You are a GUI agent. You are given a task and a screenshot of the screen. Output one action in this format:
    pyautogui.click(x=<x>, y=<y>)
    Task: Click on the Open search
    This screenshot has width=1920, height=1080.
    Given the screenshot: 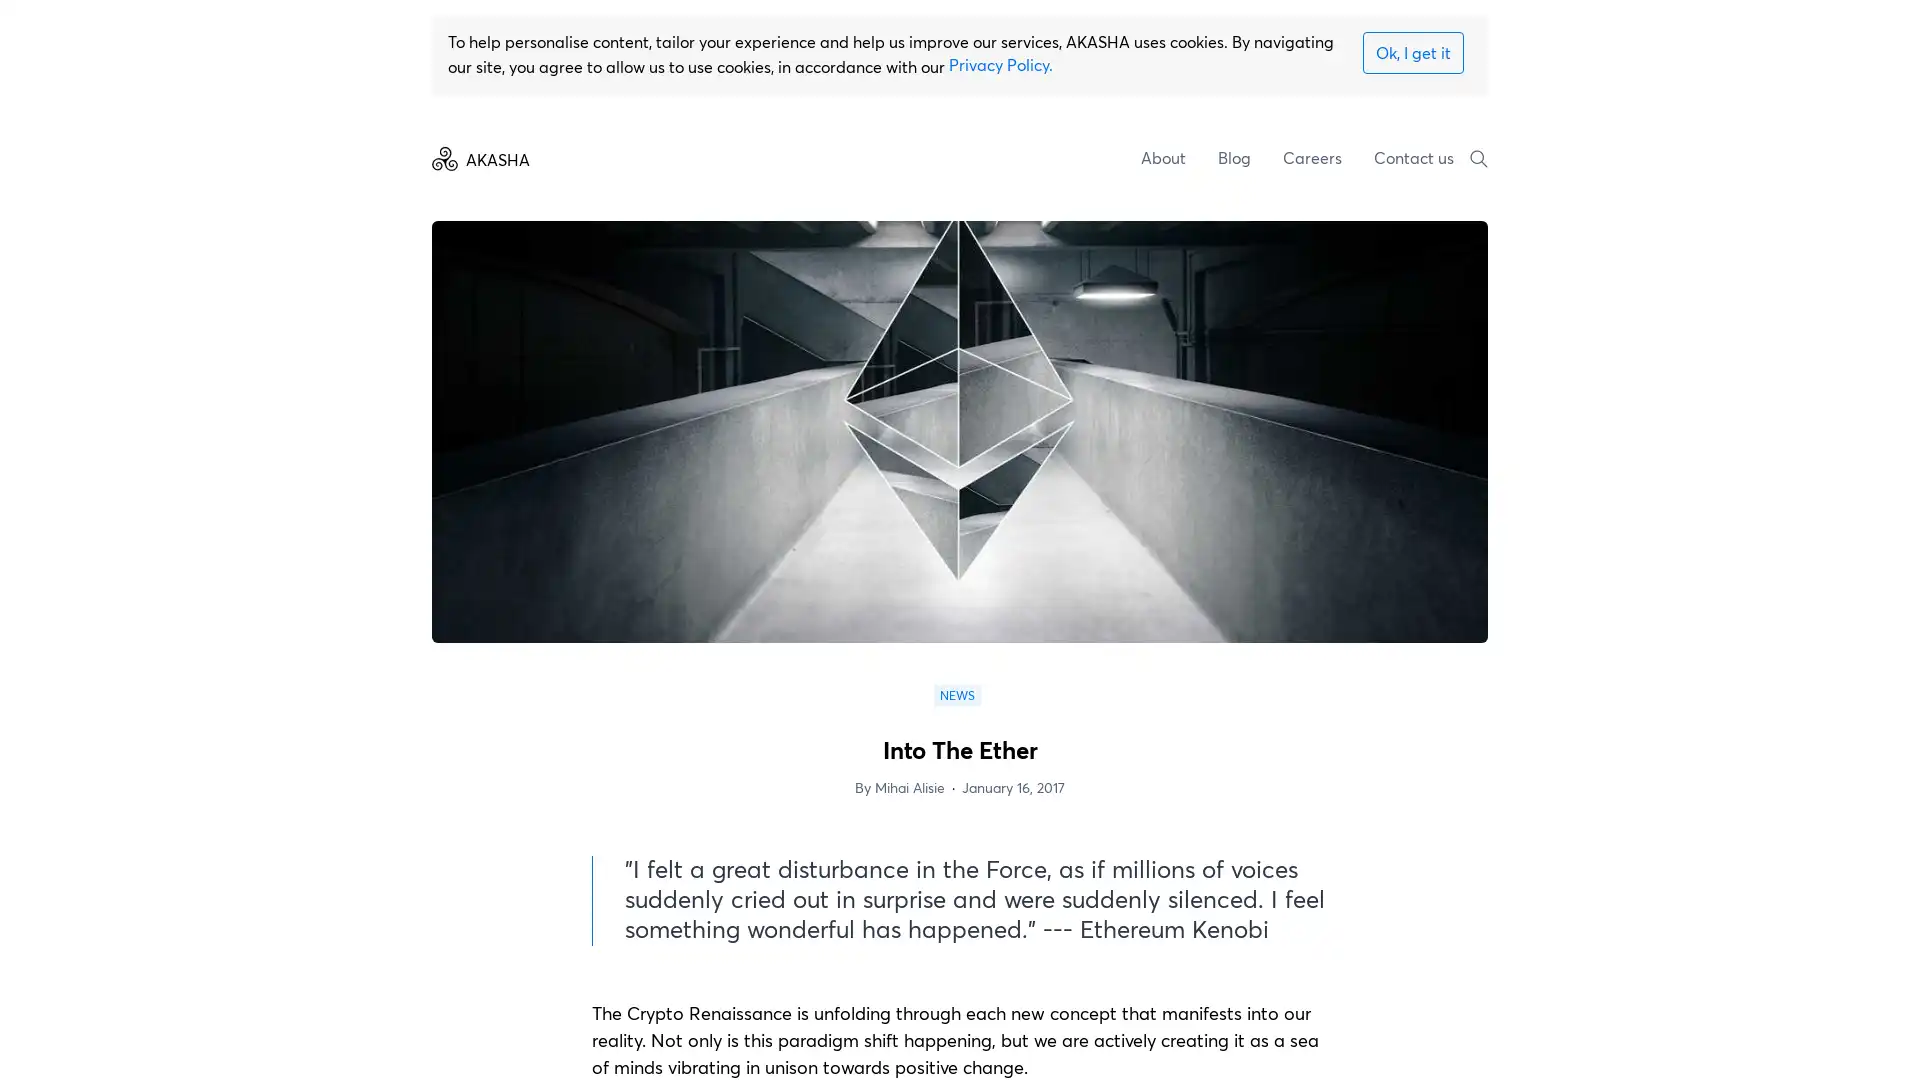 What is the action you would take?
    pyautogui.click(x=1478, y=157)
    